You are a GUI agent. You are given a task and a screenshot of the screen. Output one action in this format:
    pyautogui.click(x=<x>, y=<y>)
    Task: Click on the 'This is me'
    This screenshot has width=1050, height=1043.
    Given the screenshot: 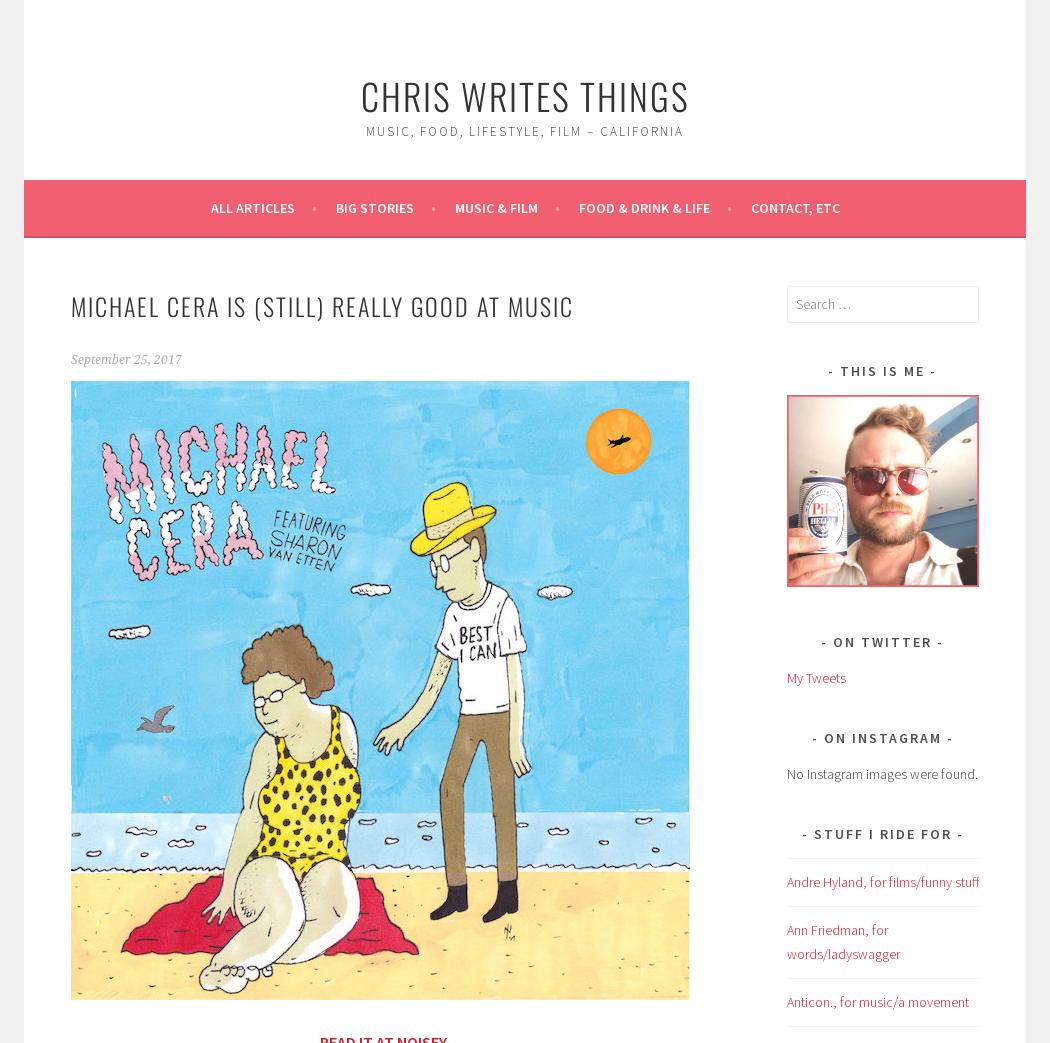 What is the action you would take?
    pyautogui.click(x=840, y=368)
    